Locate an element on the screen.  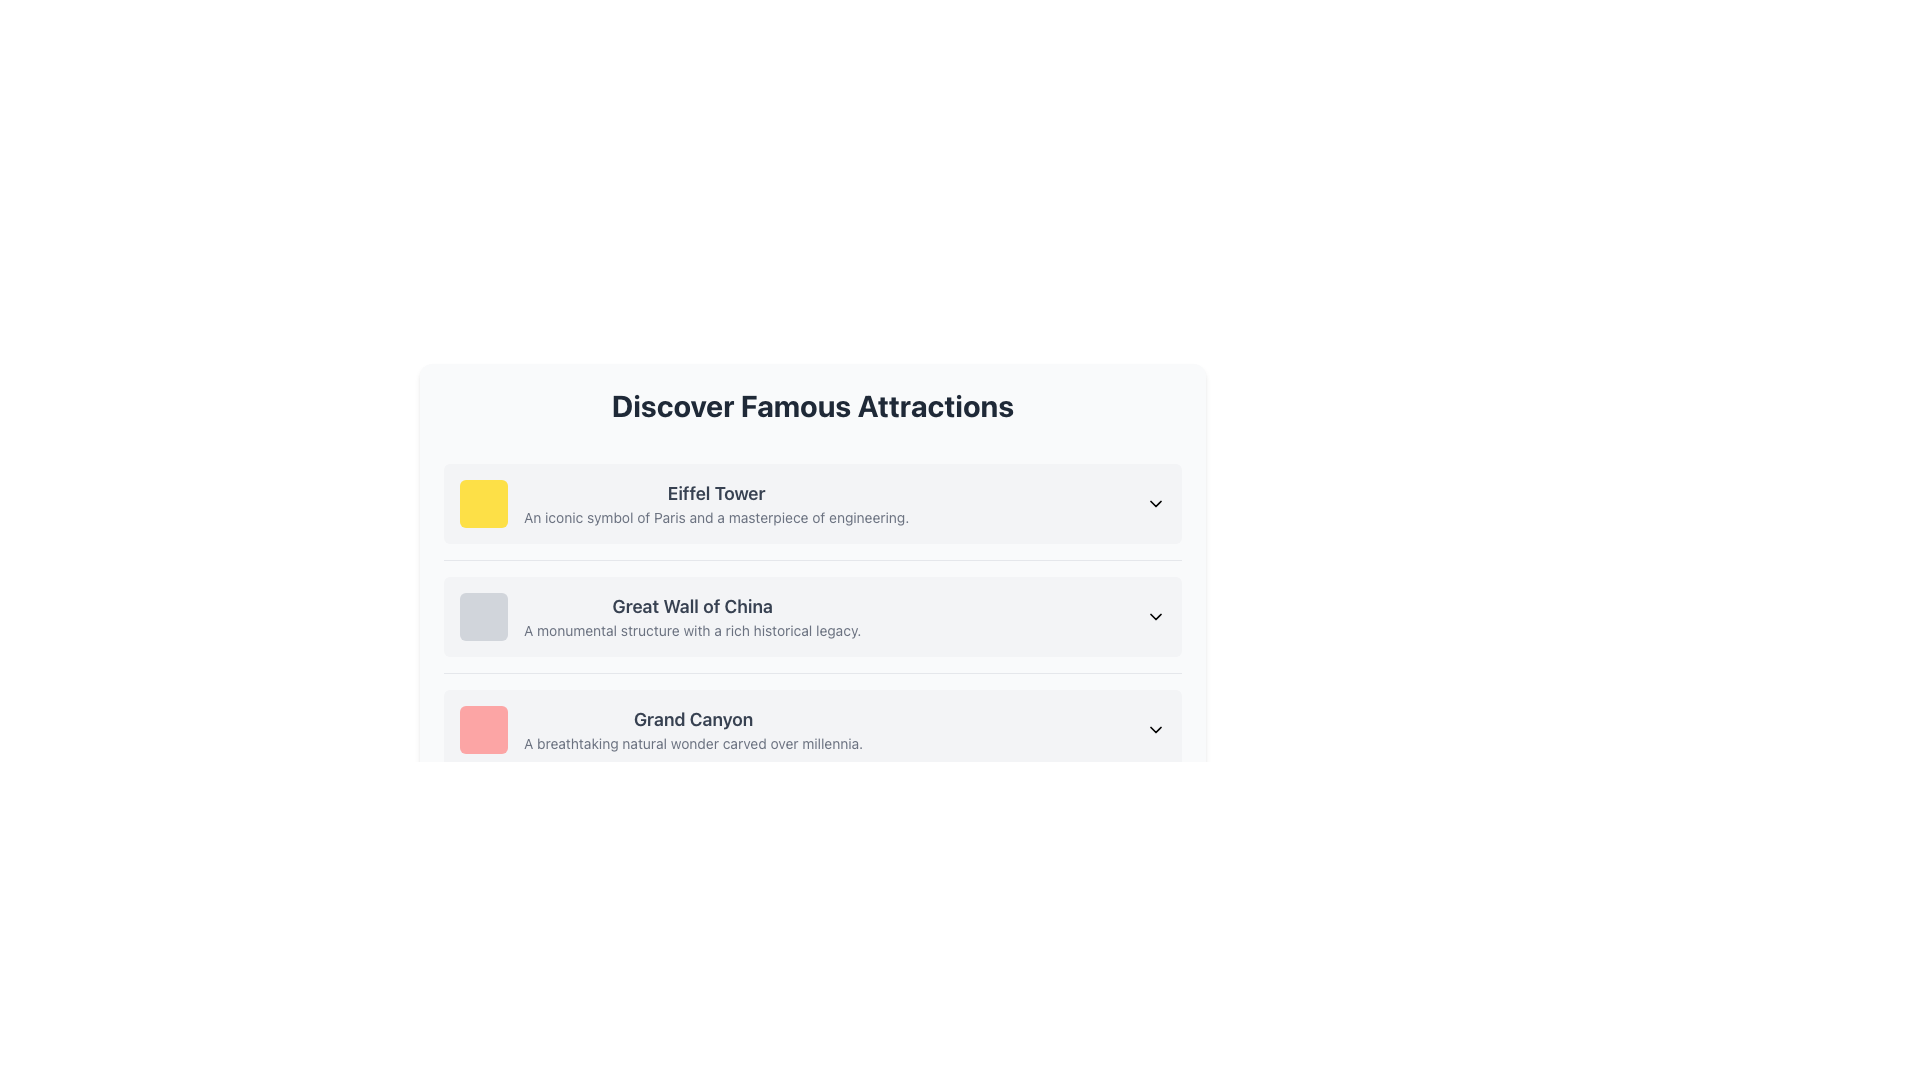
the 'Great Wall of China' text block is located at coordinates (660, 616).